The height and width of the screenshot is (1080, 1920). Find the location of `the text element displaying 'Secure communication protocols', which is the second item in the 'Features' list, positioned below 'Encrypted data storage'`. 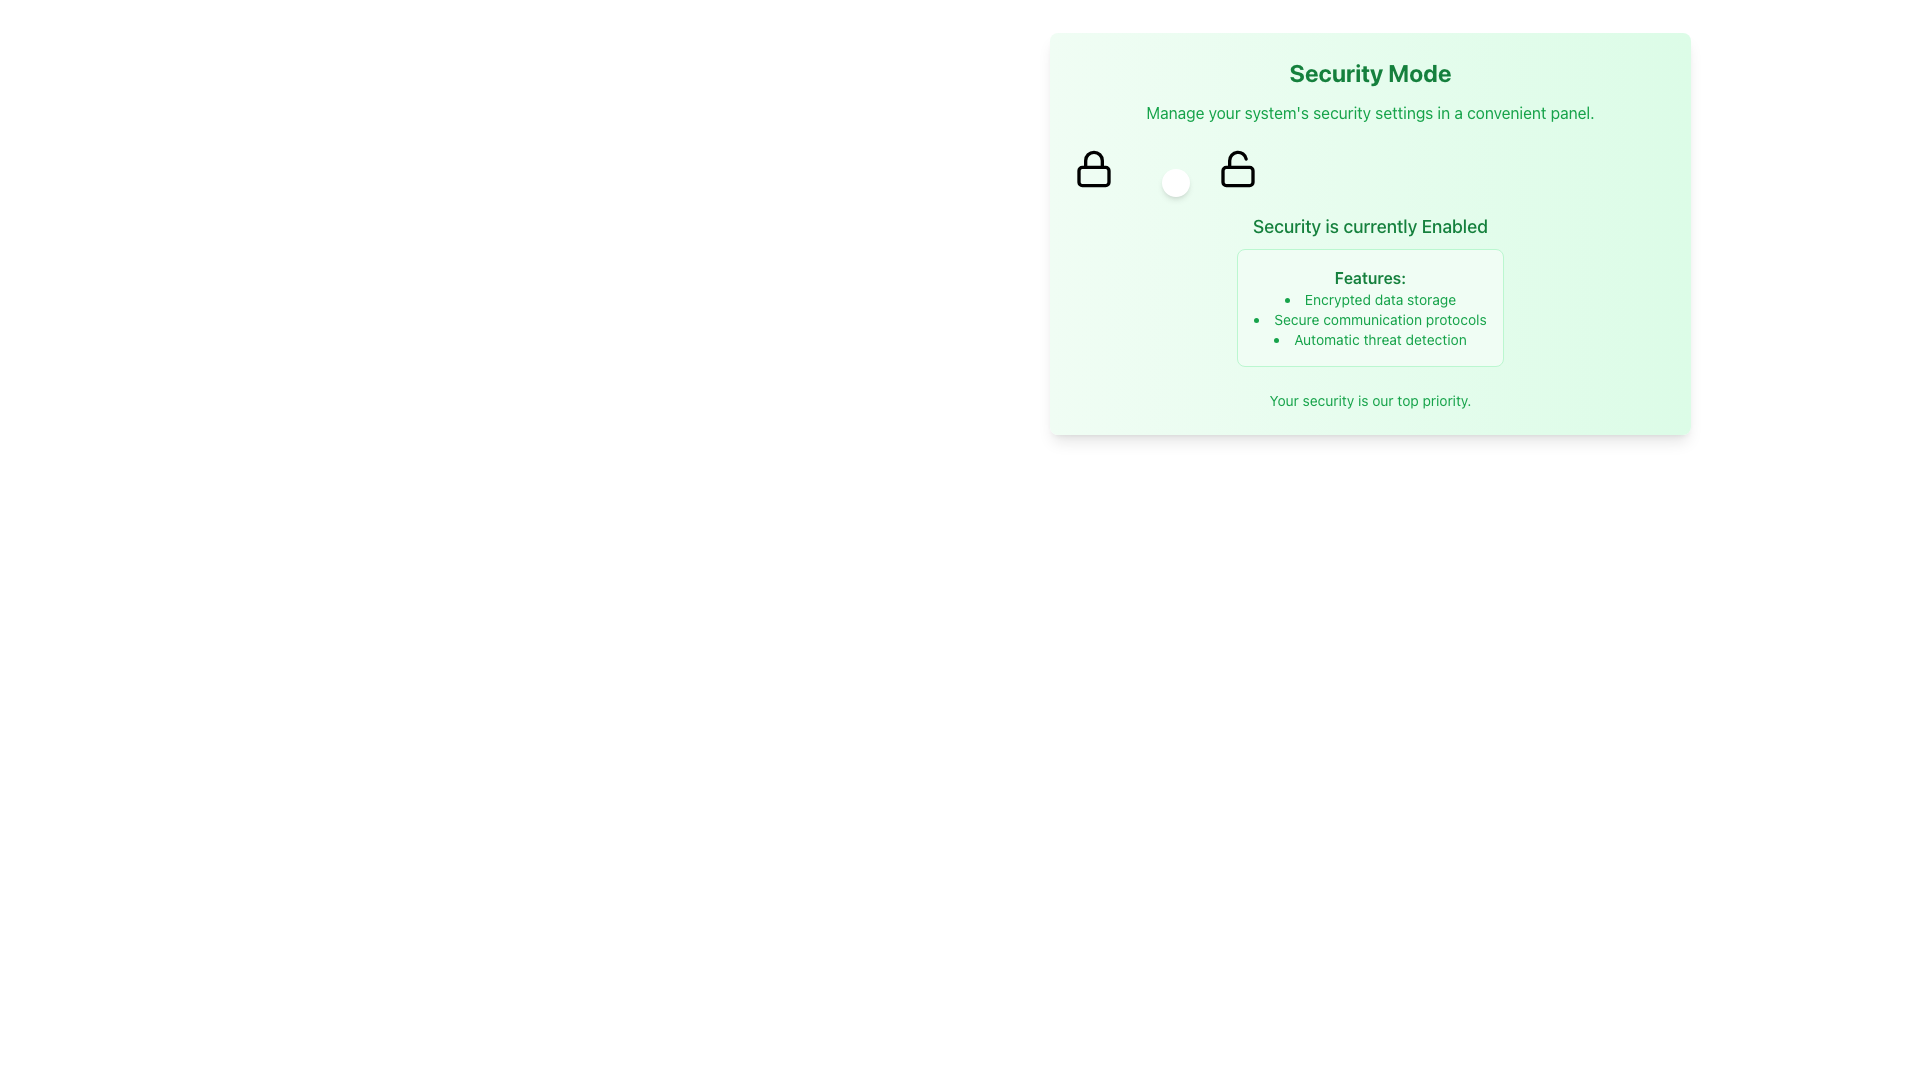

the text element displaying 'Secure communication protocols', which is the second item in the 'Features' list, positioned below 'Encrypted data storage' is located at coordinates (1369, 319).